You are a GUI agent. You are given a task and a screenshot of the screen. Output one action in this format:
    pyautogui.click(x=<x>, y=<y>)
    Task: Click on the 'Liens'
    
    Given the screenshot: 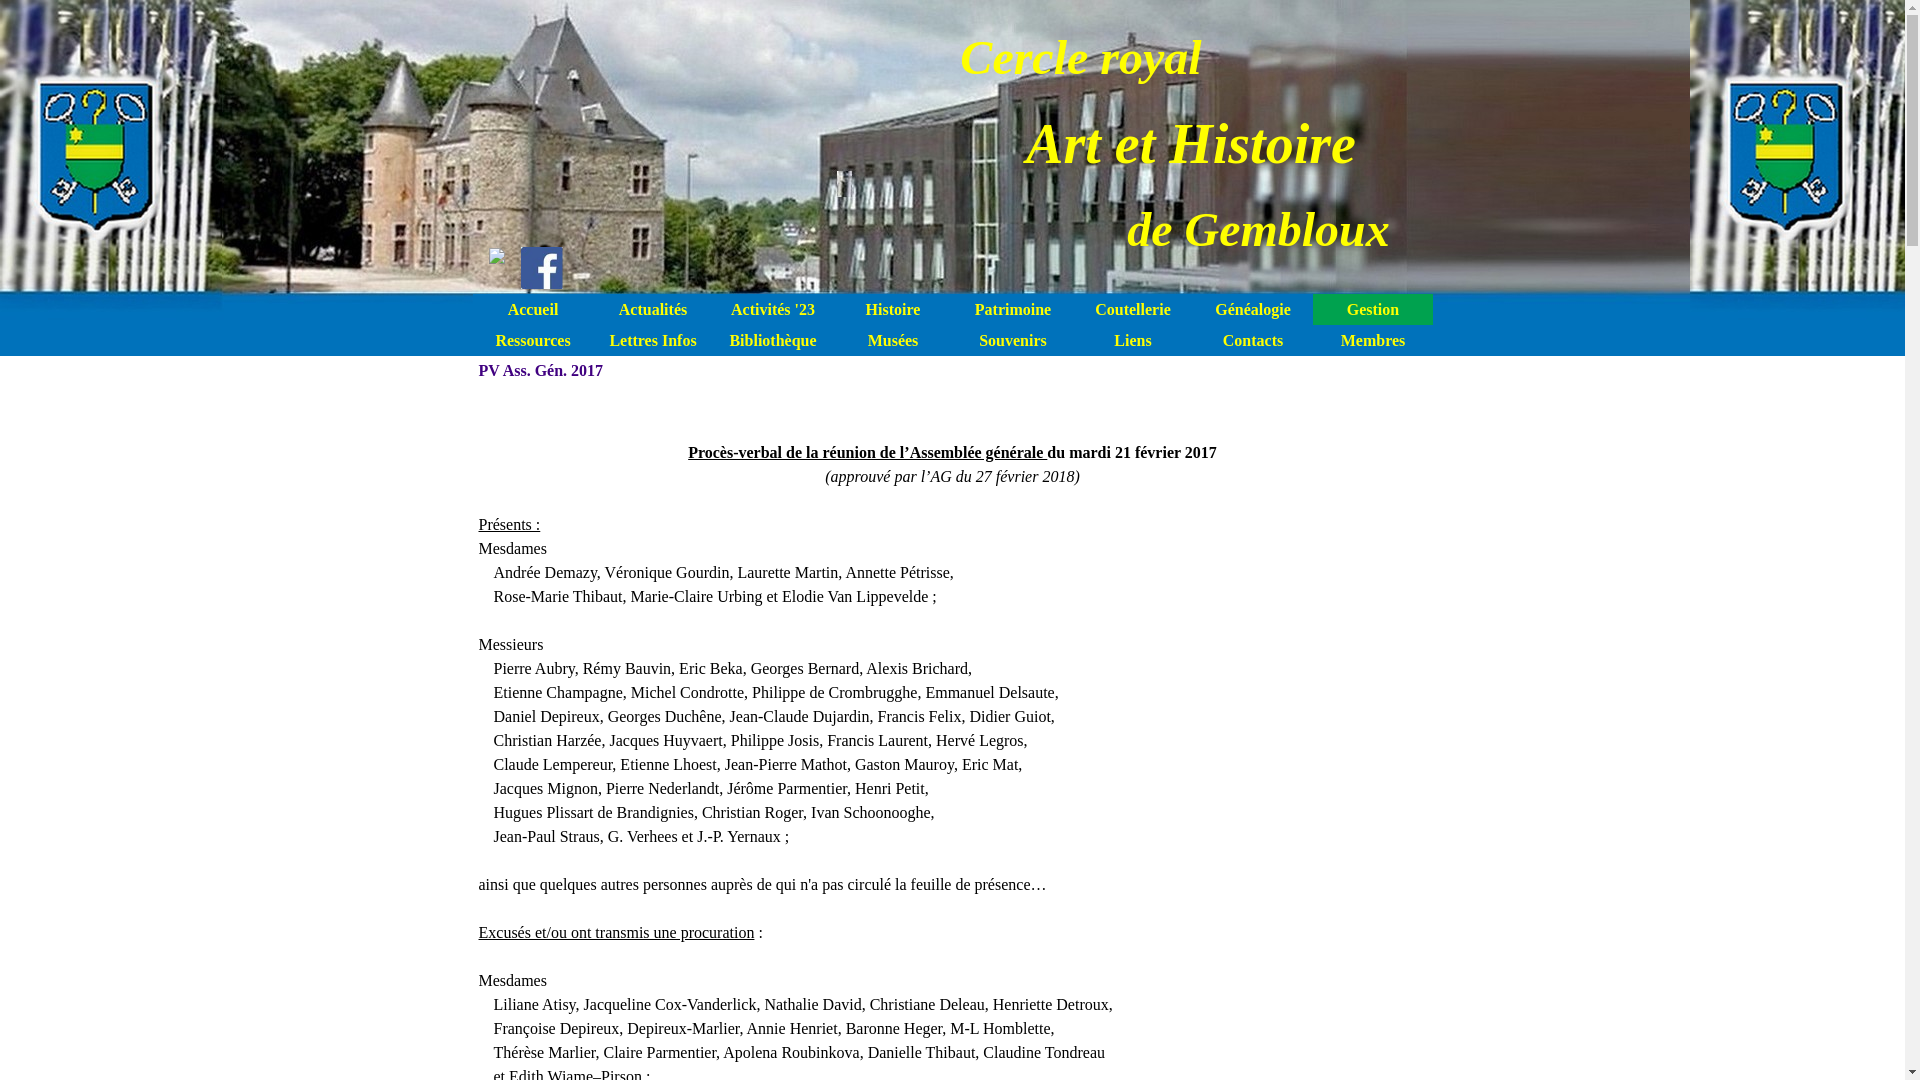 What is the action you would take?
    pyautogui.click(x=1132, y=339)
    